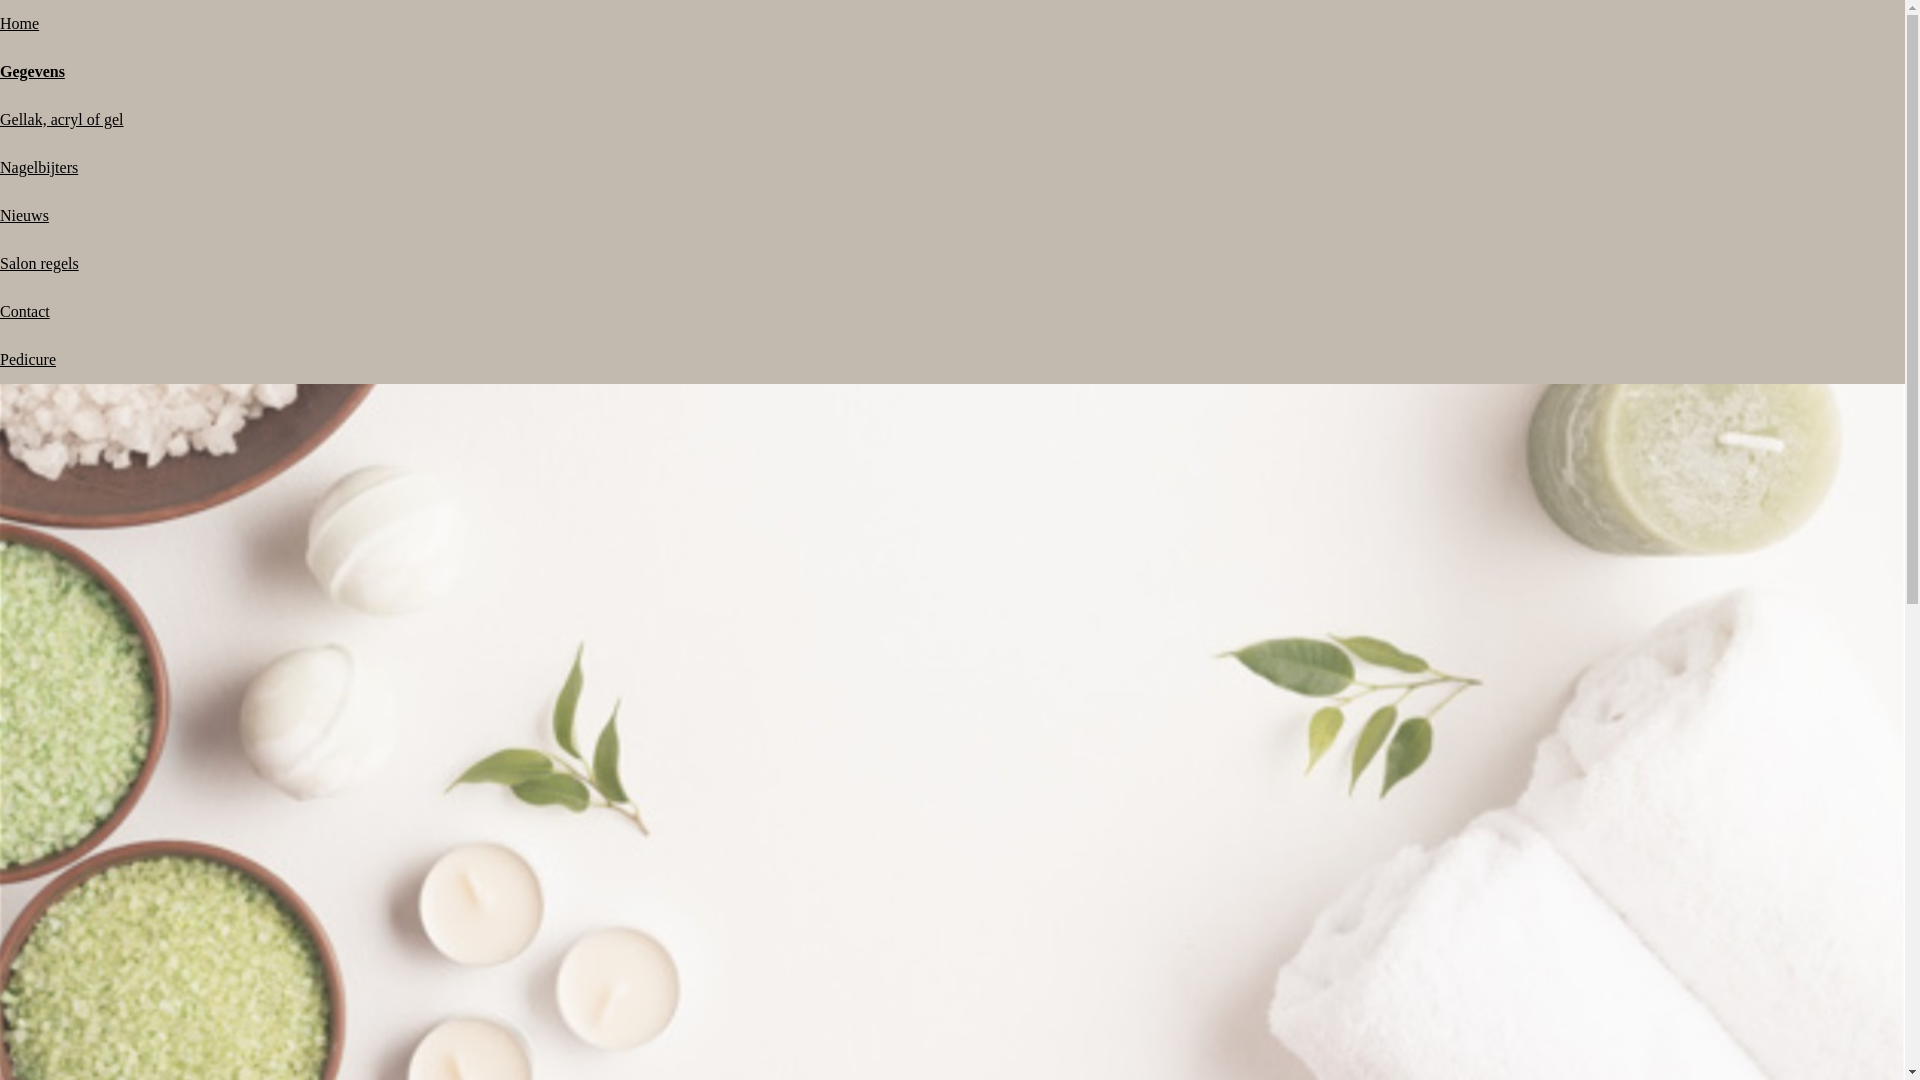 This screenshot has height=1080, width=1920. Describe the element at coordinates (38, 166) in the screenshot. I see `'Nagelbijters'` at that location.